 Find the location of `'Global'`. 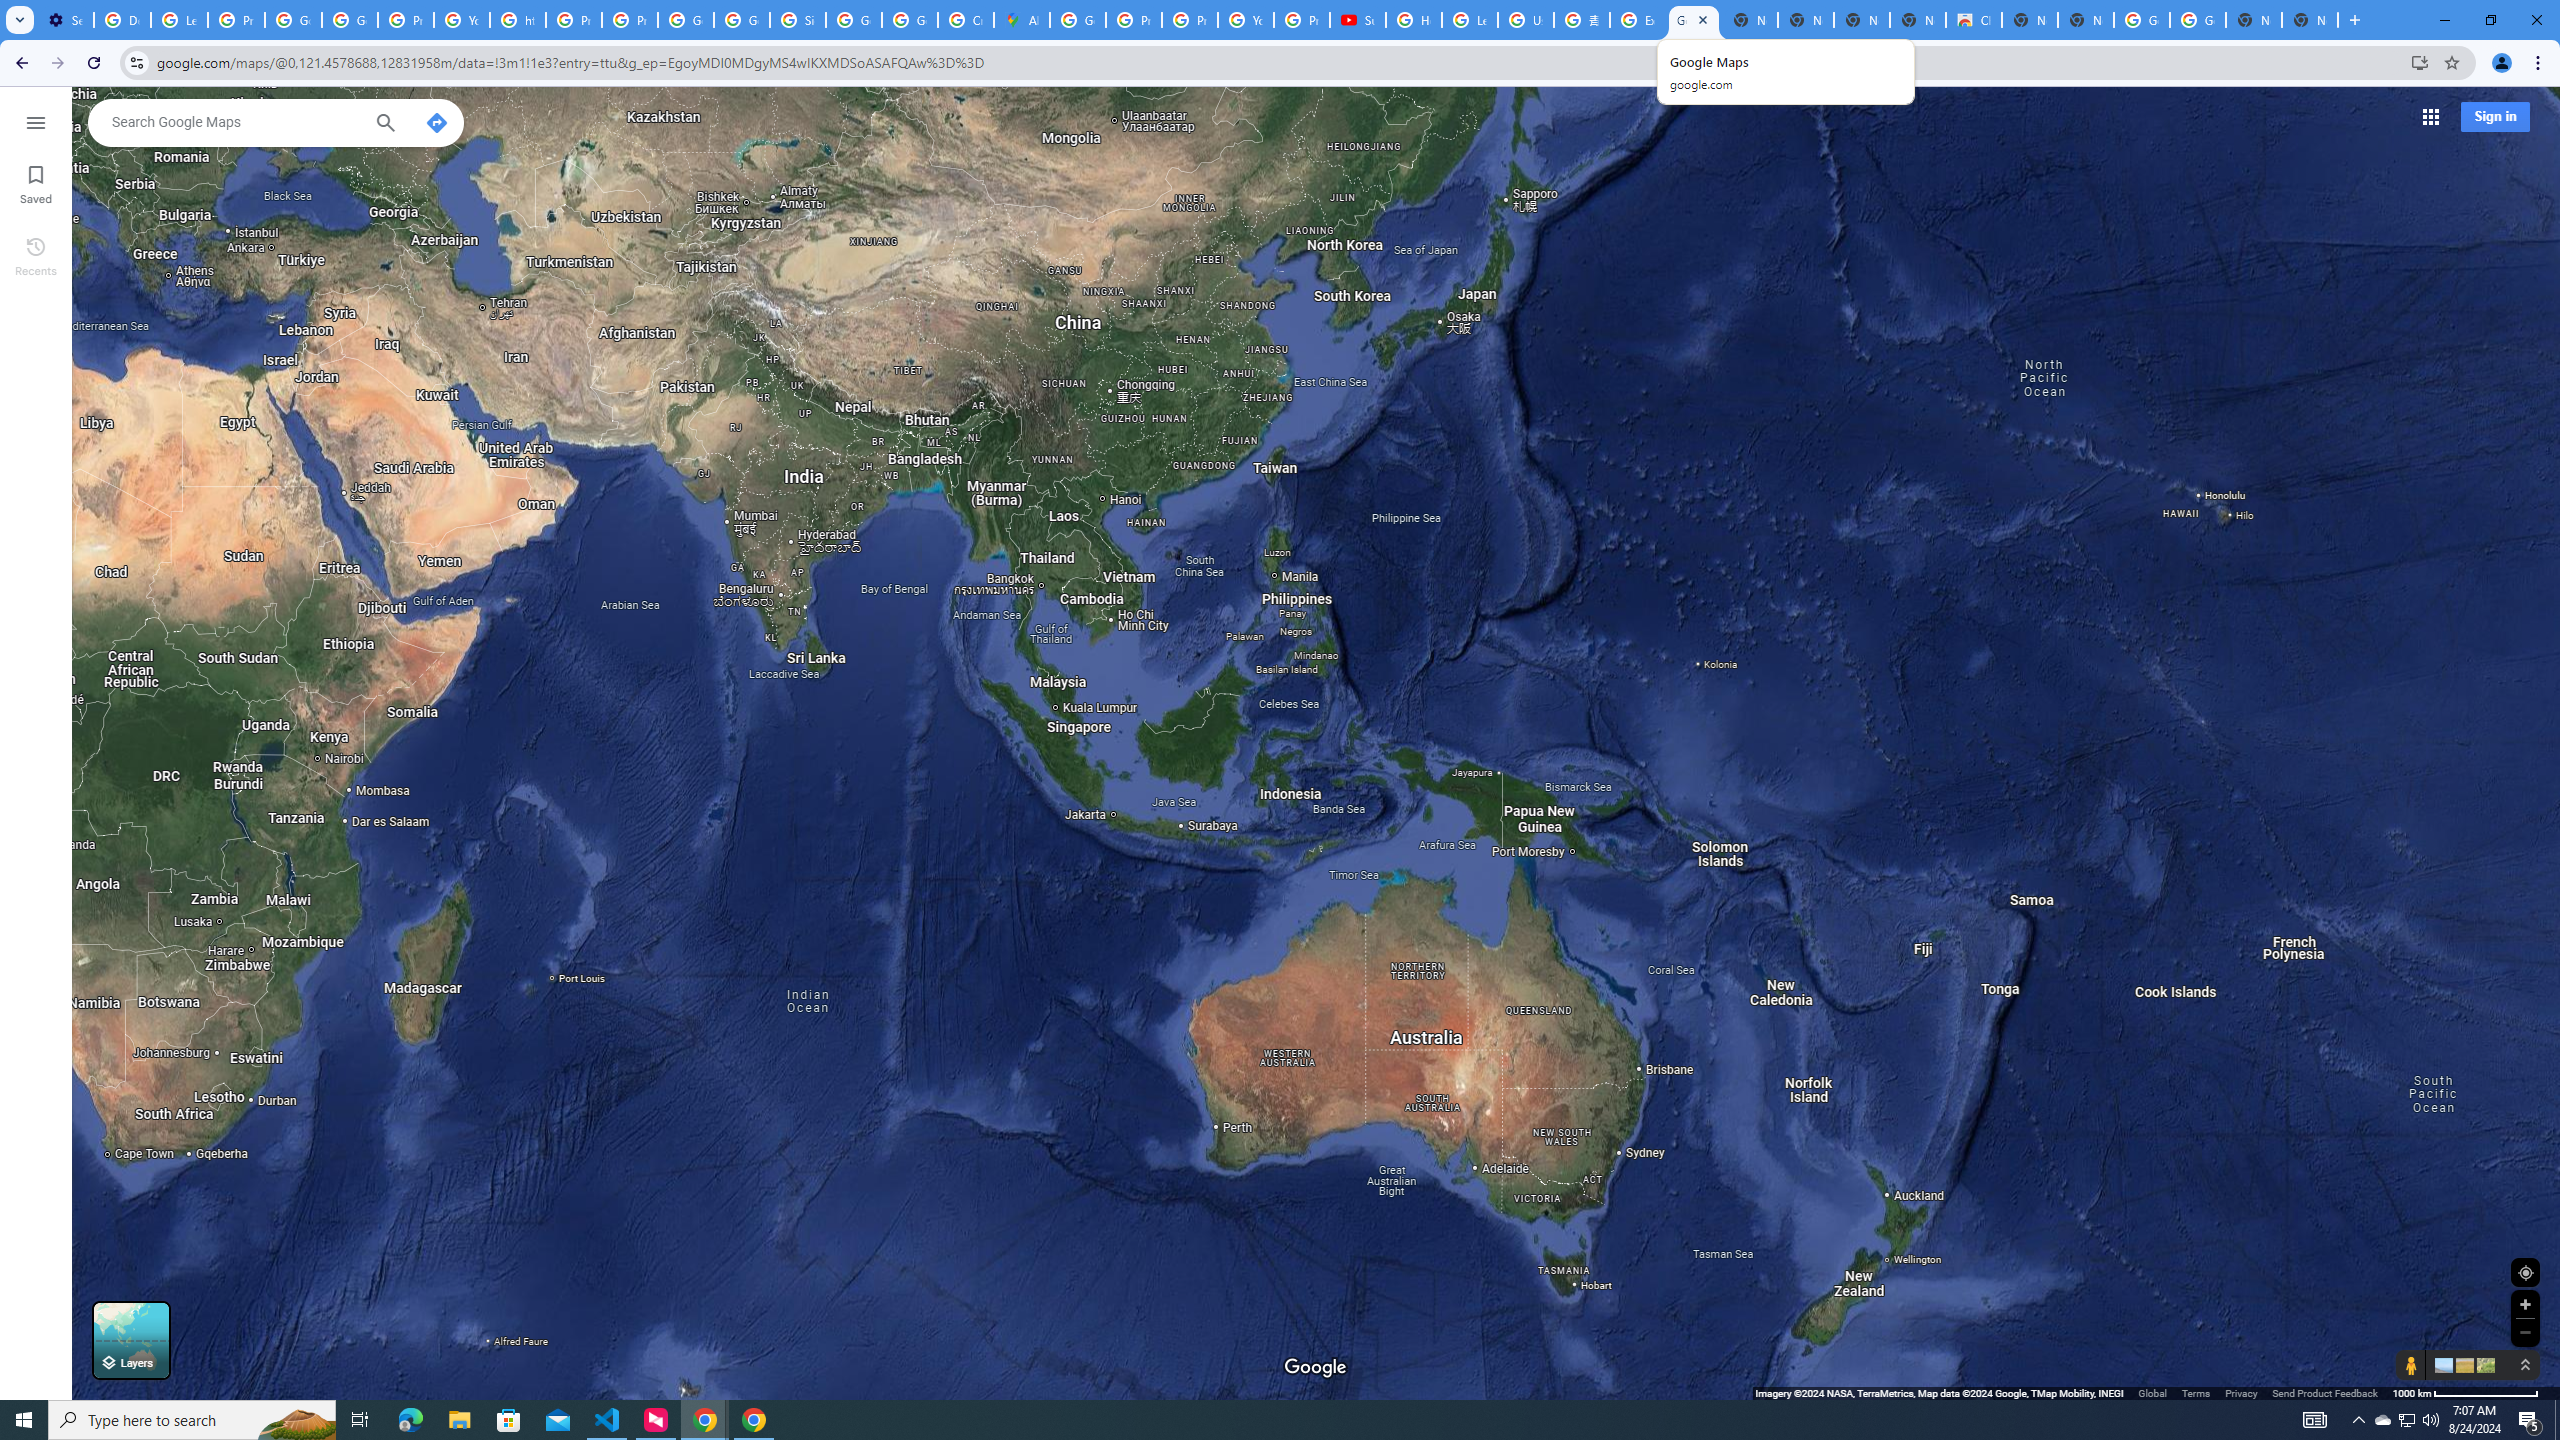

'Global' is located at coordinates (2152, 1393).